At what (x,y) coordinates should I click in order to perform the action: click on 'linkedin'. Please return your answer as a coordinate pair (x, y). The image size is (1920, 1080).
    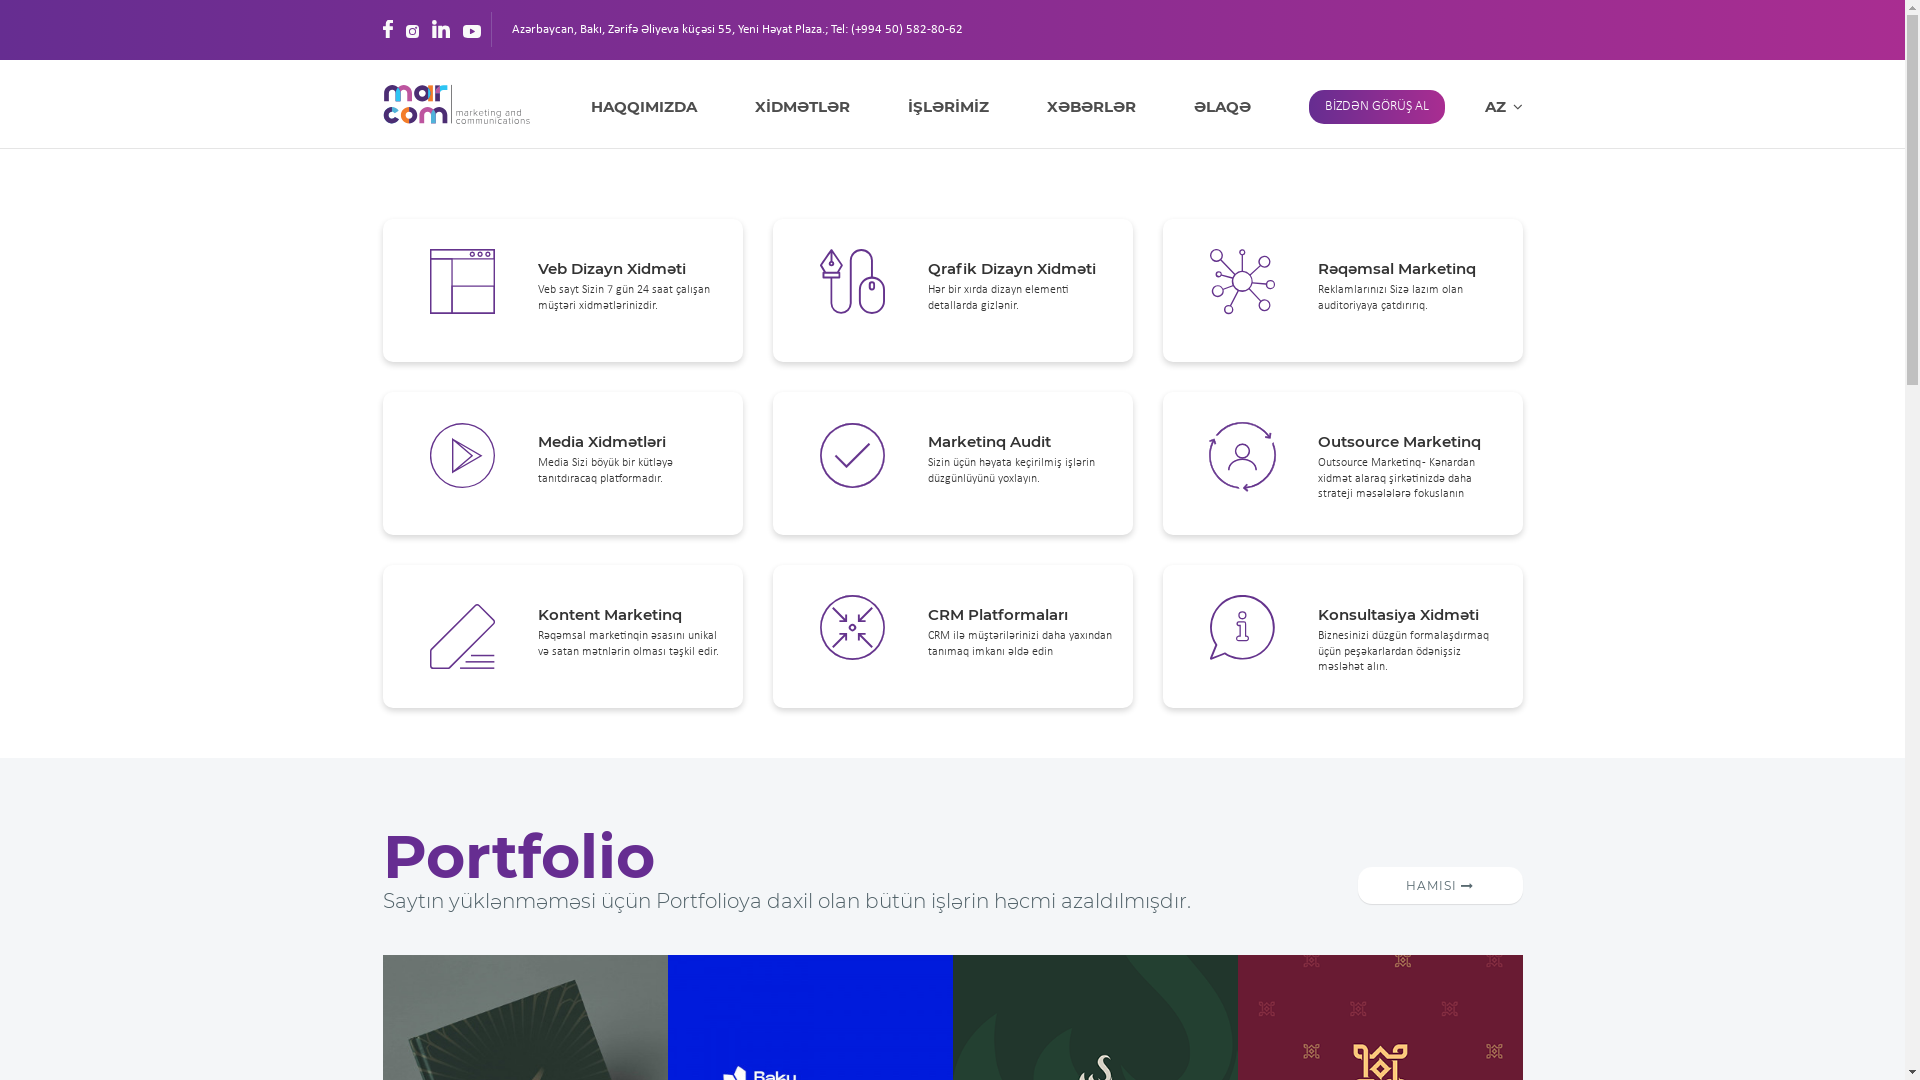
    Looking at the image, I should click on (440, 29).